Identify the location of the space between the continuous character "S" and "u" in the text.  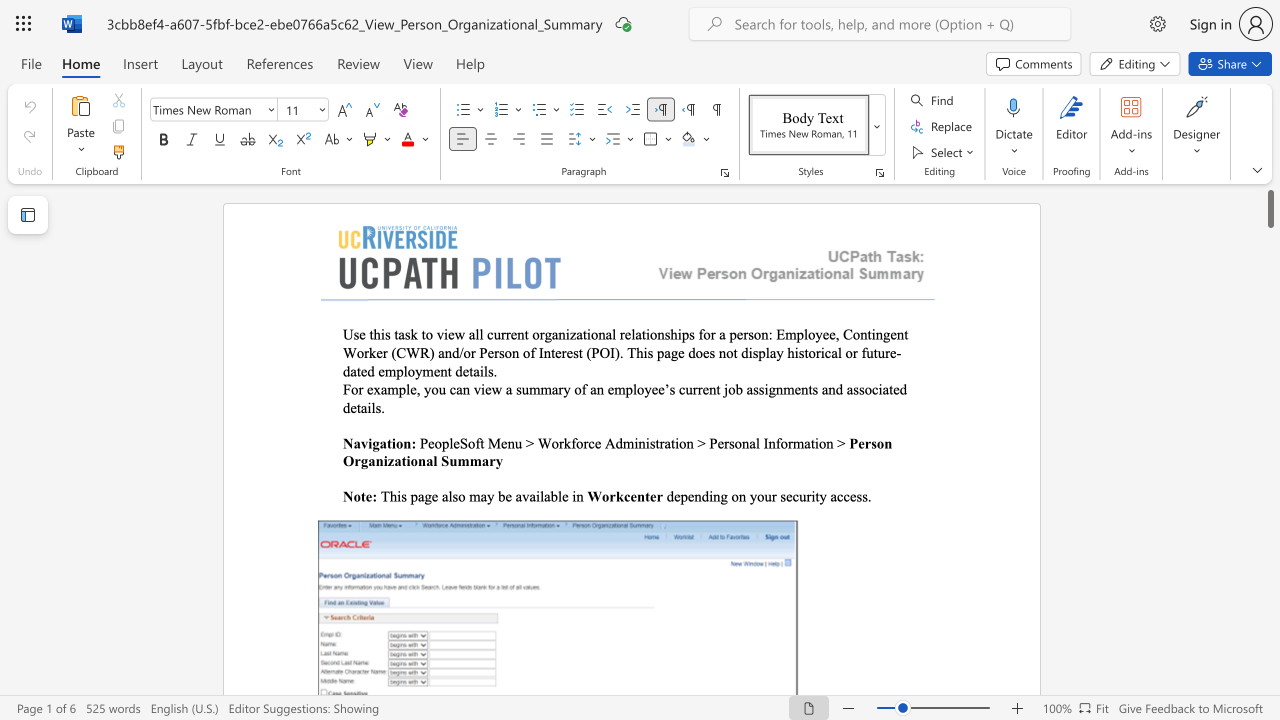
(448, 461).